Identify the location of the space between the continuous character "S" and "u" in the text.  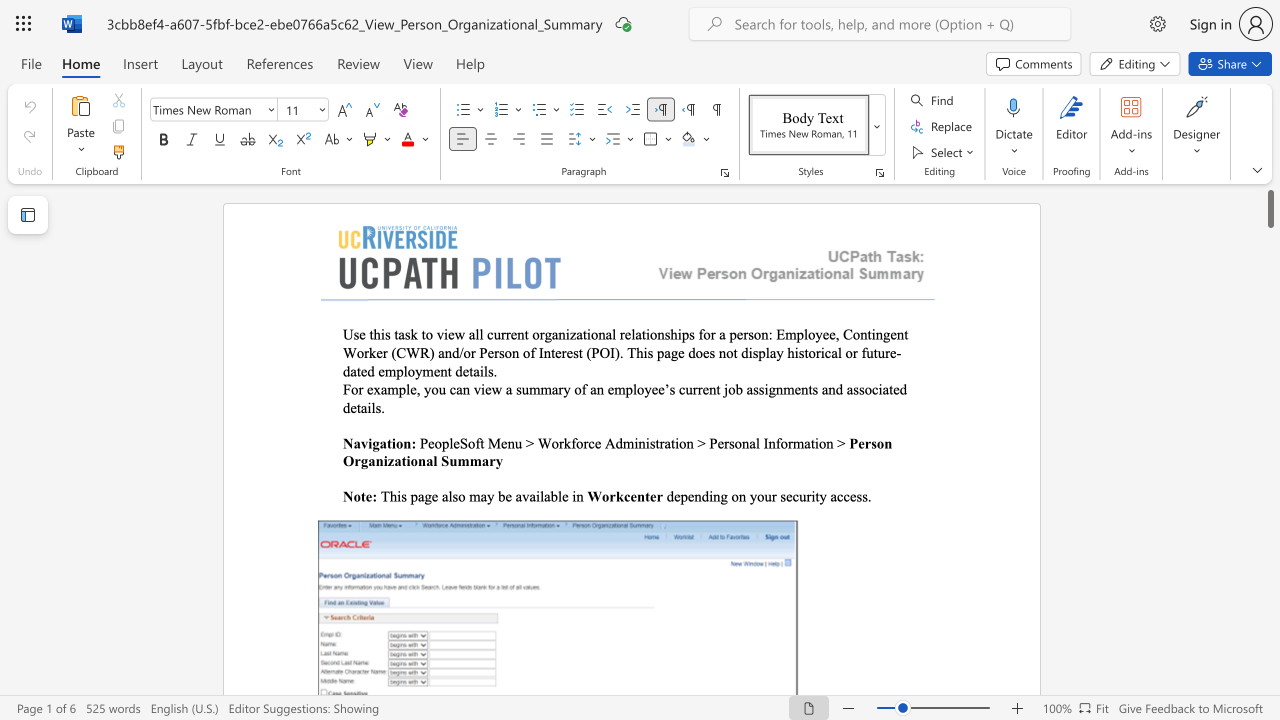
(448, 461).